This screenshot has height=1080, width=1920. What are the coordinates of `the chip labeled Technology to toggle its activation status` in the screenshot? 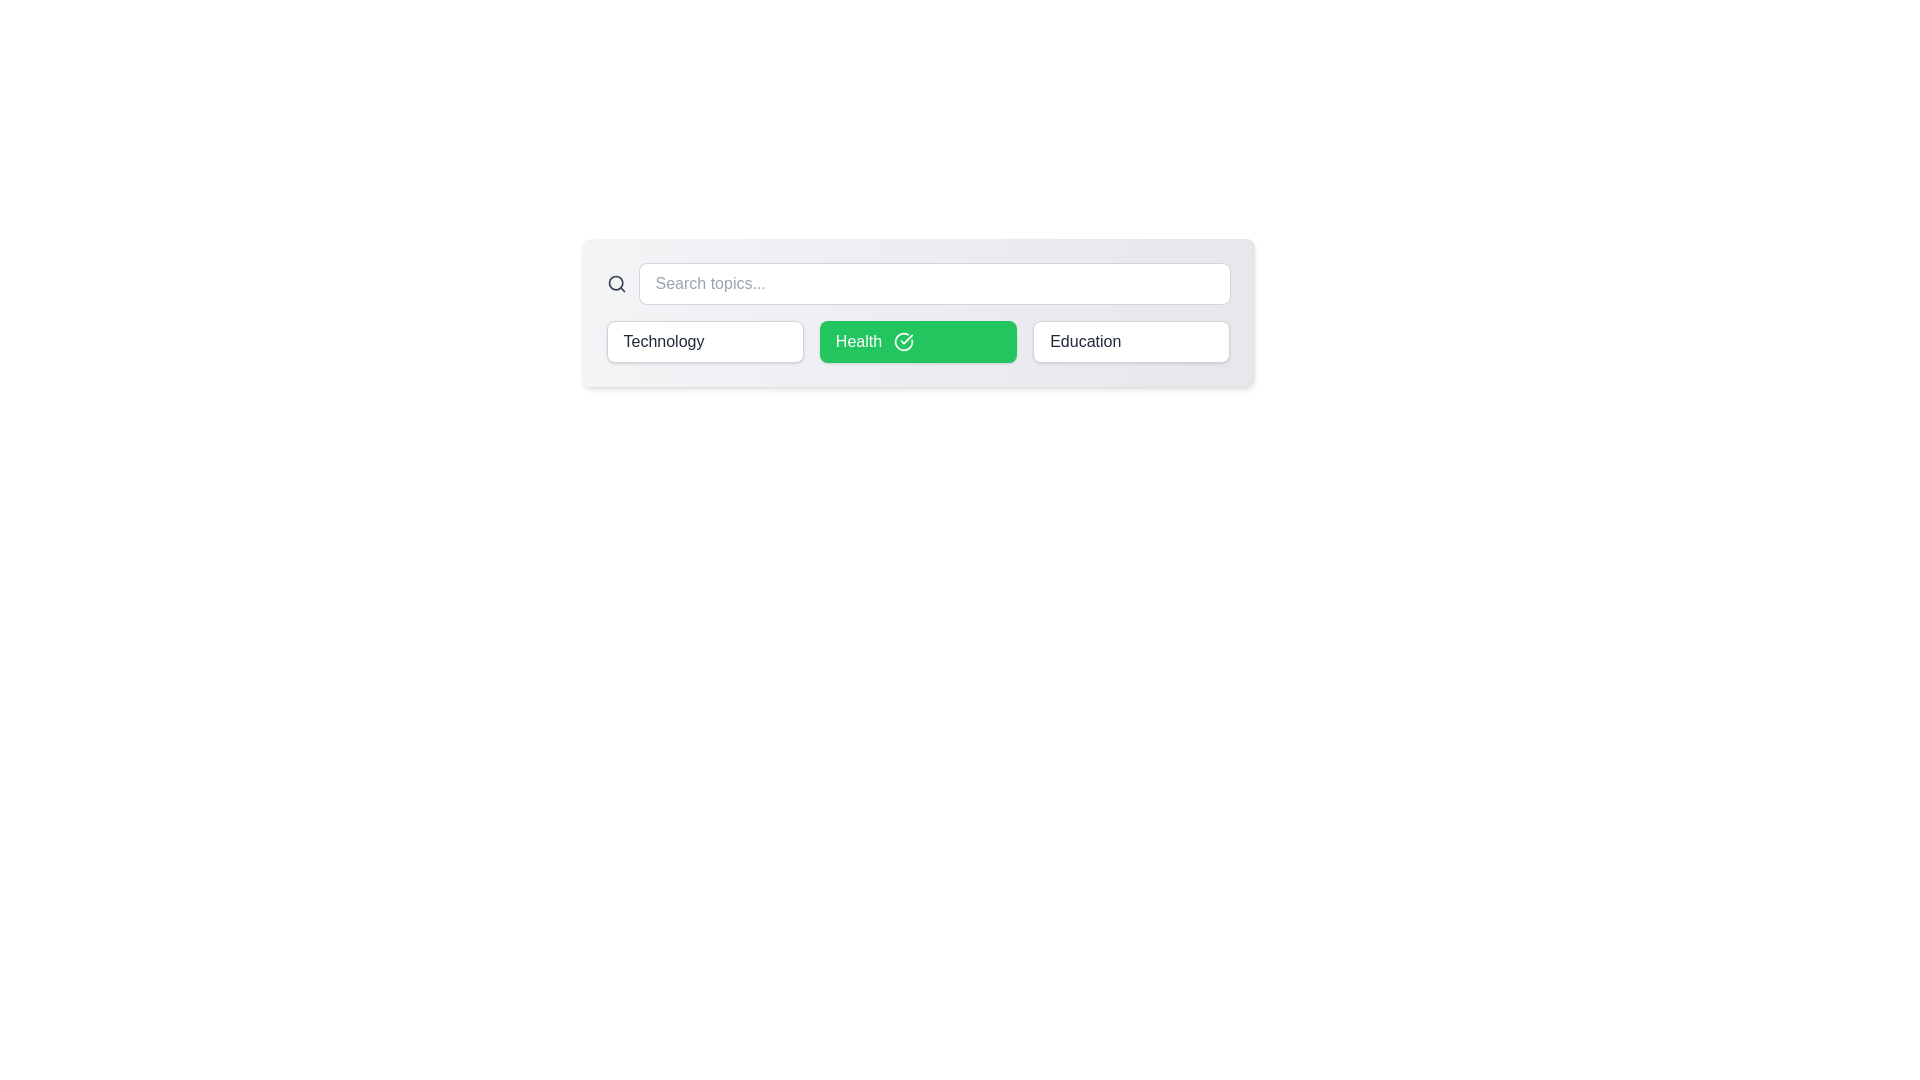 It's located at (705, 341).